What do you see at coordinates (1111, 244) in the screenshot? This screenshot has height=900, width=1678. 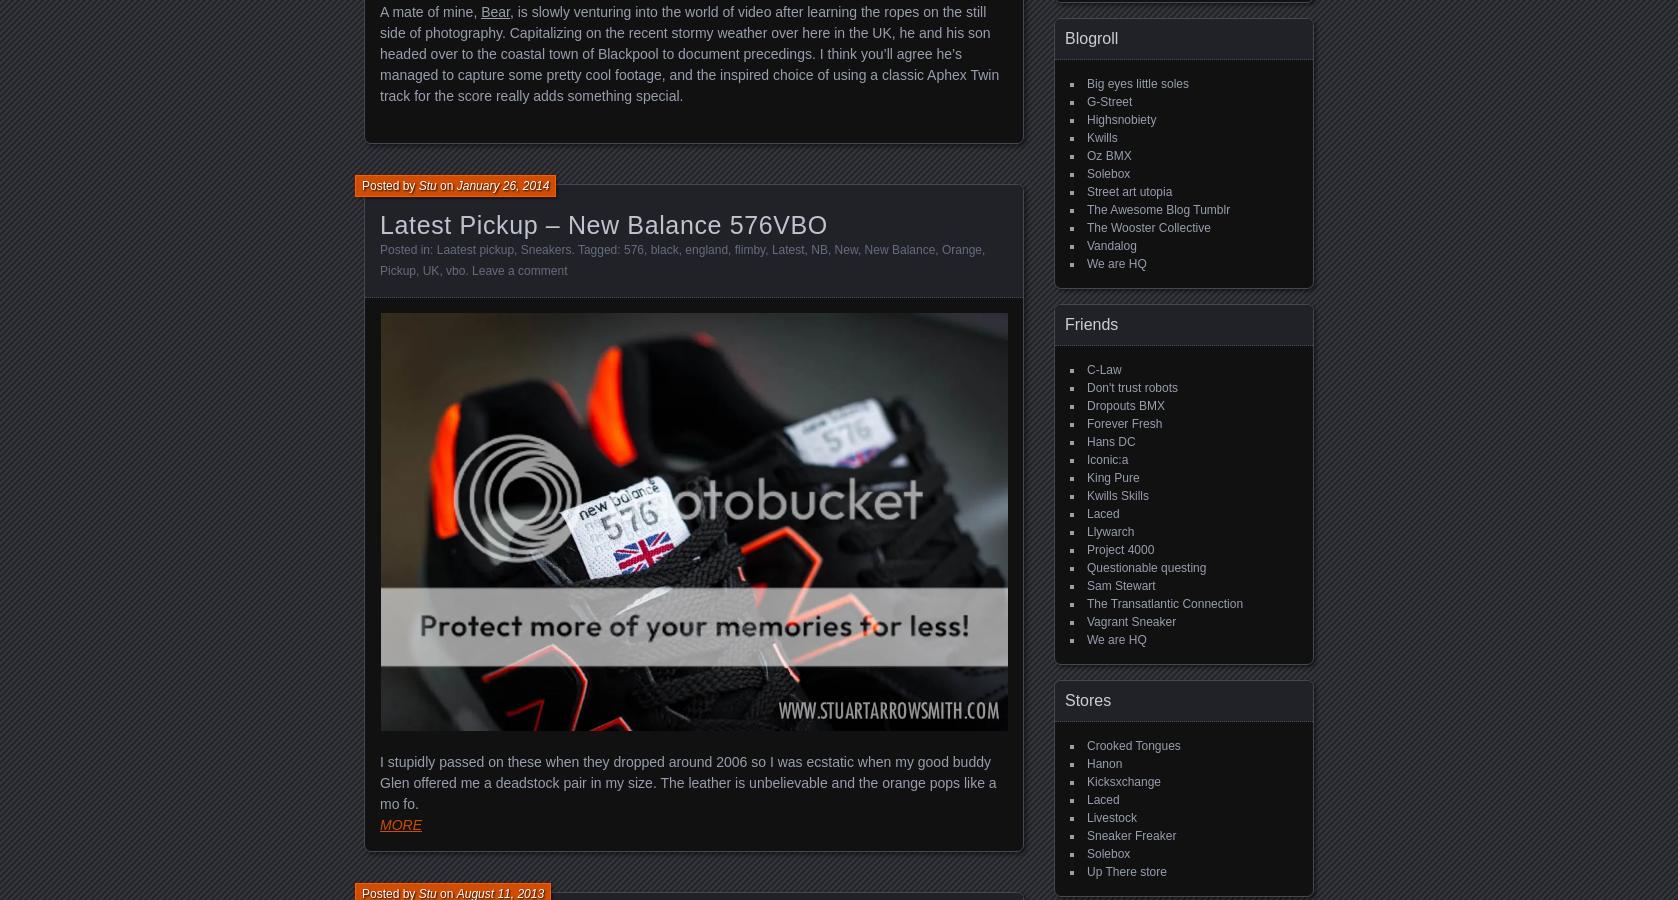 I see `'Vandalog'` at bounding box center [1111, 244].